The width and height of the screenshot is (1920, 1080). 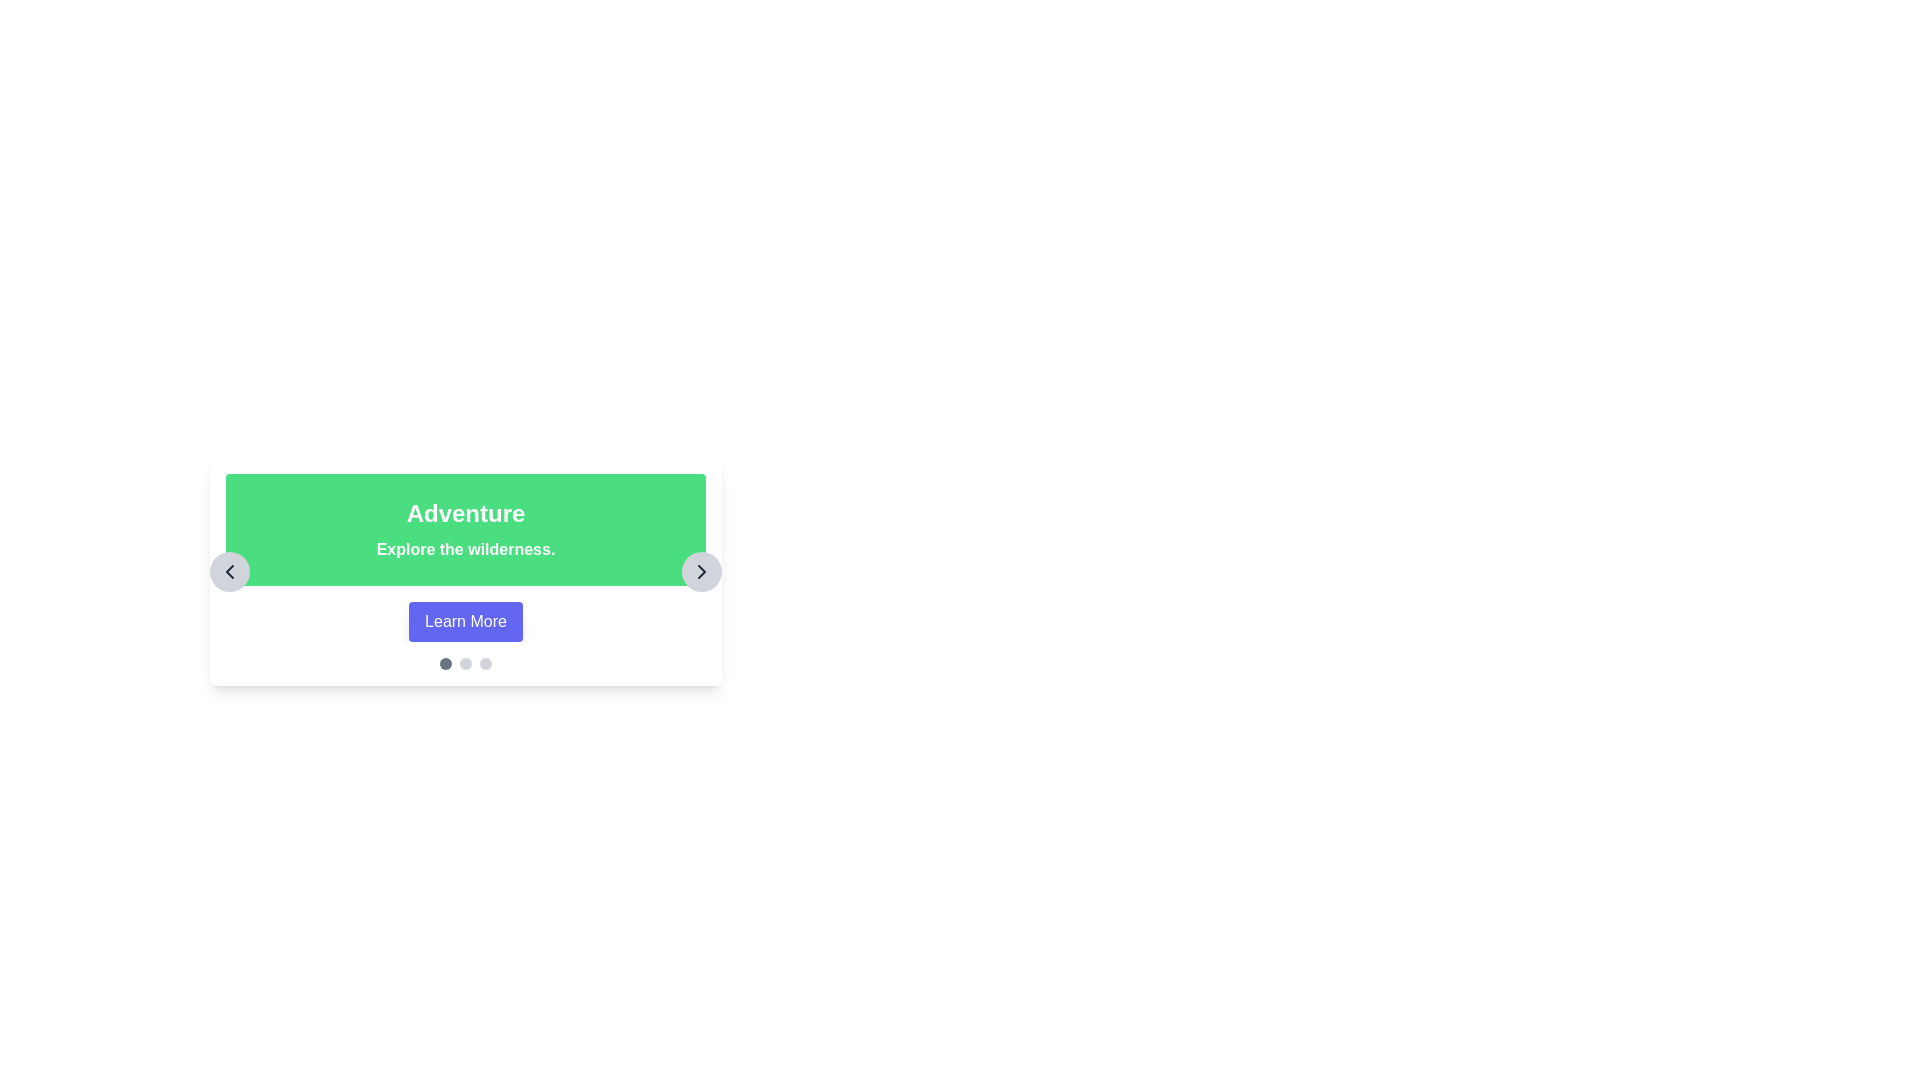 I want to click on the central lighter gray circle of the Page indicator (dot-style), so click(x=464, y=663).